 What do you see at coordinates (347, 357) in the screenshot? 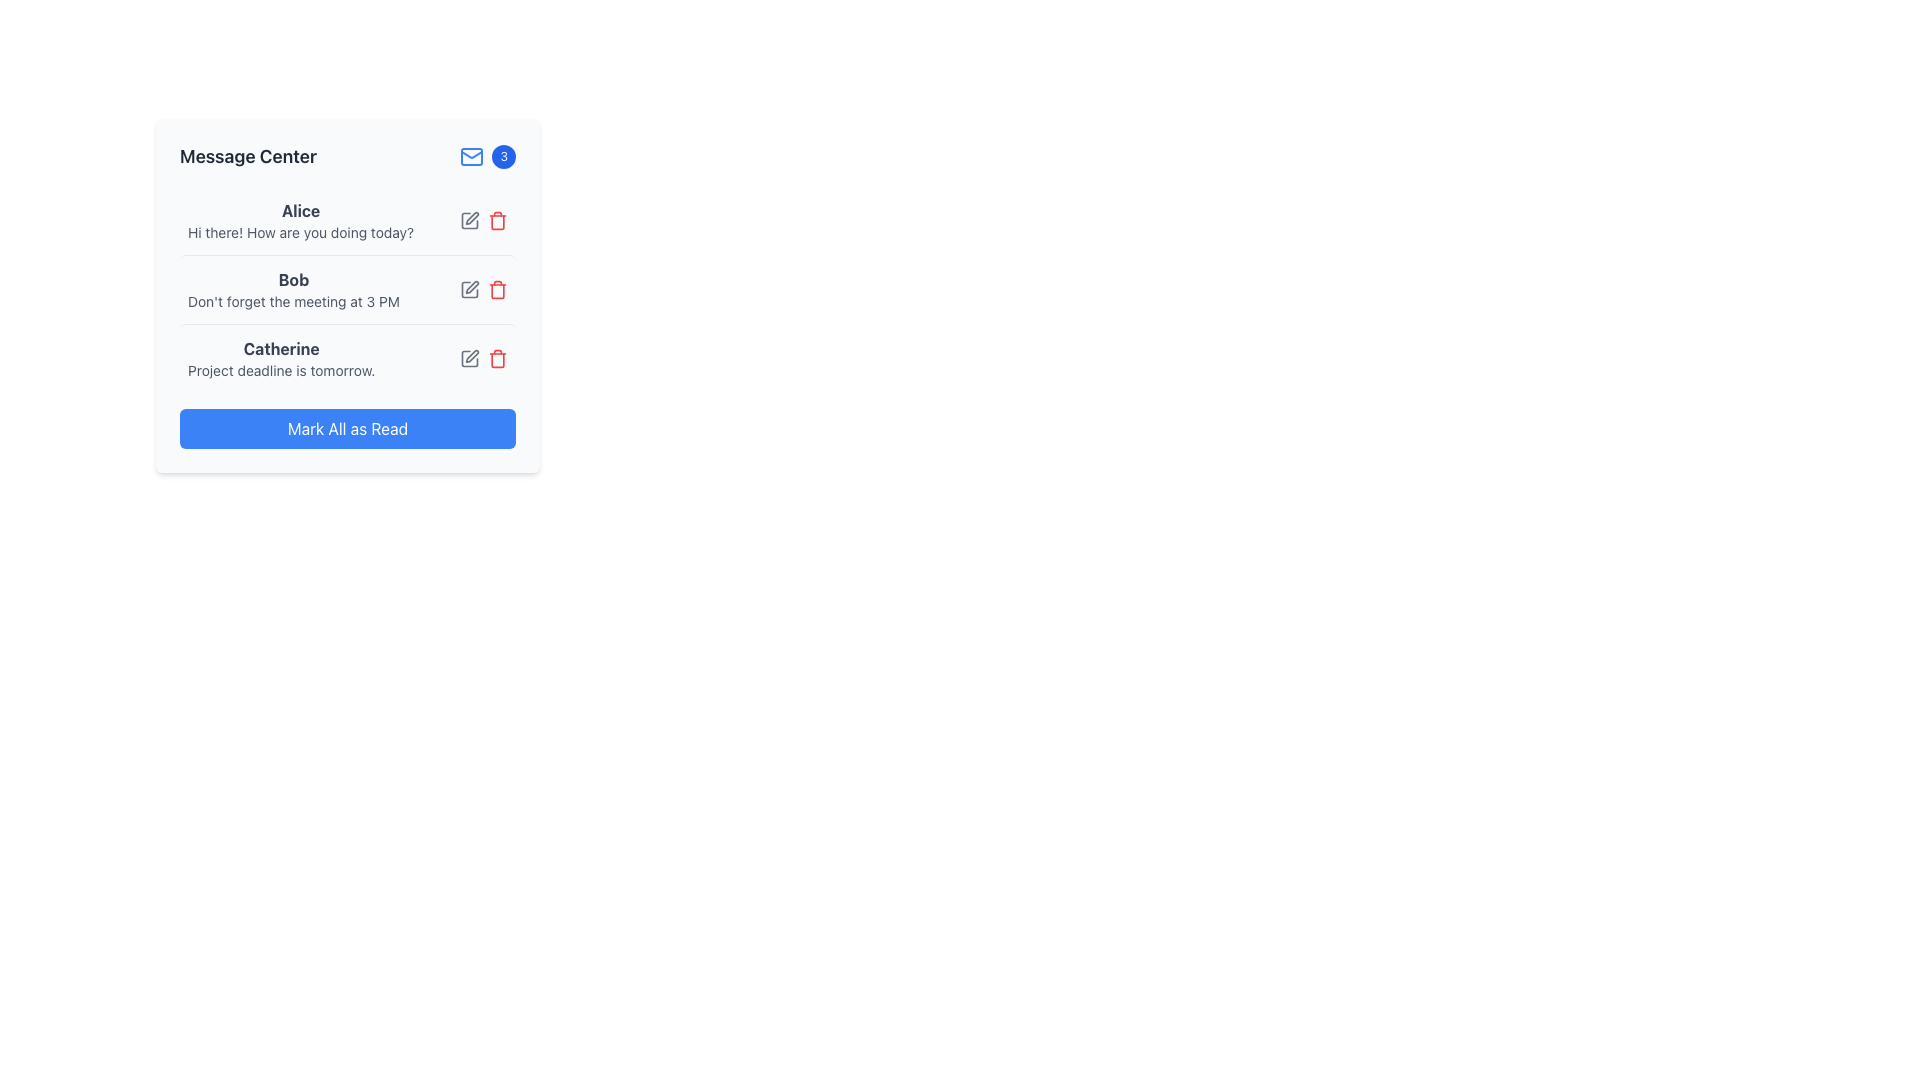
I see `the message entry from the third position` at bounding box center [347, 357].